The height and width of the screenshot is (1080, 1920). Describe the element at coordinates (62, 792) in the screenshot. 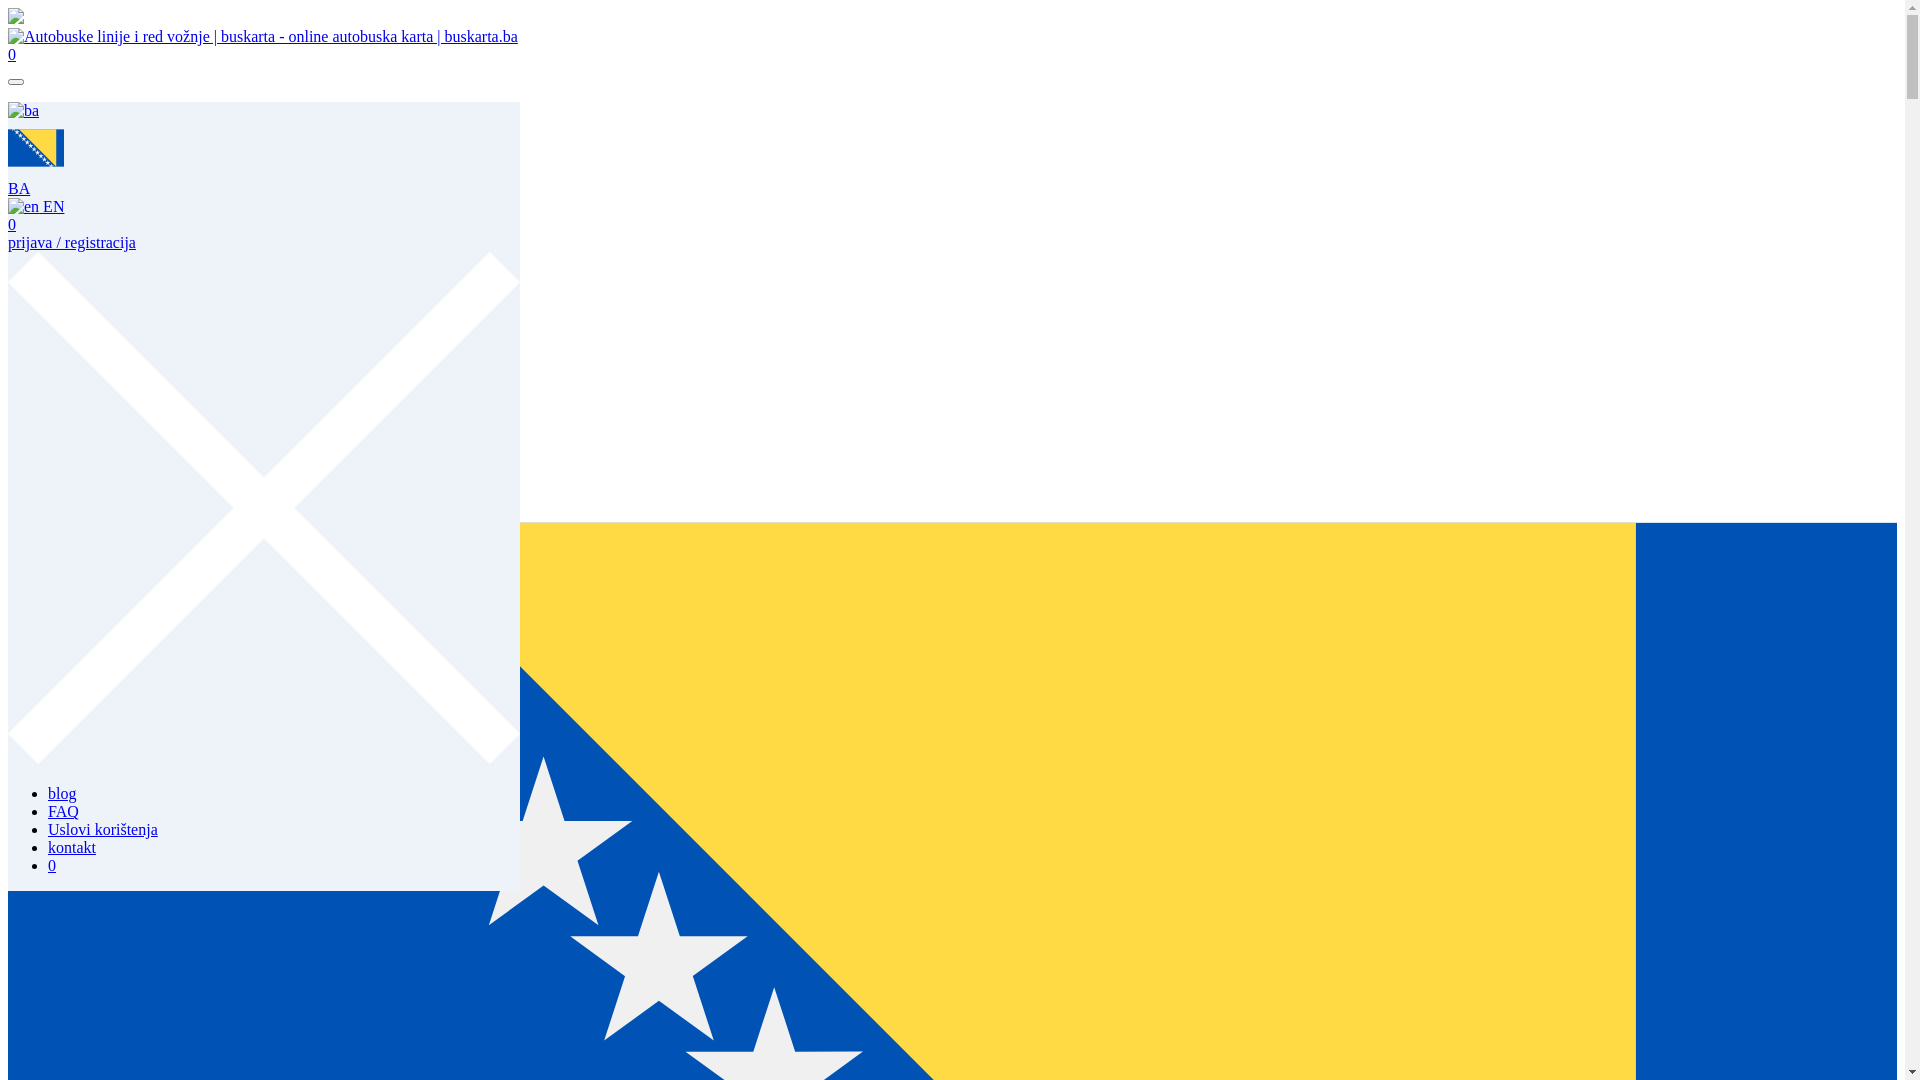

I see `'blog'` at that location.